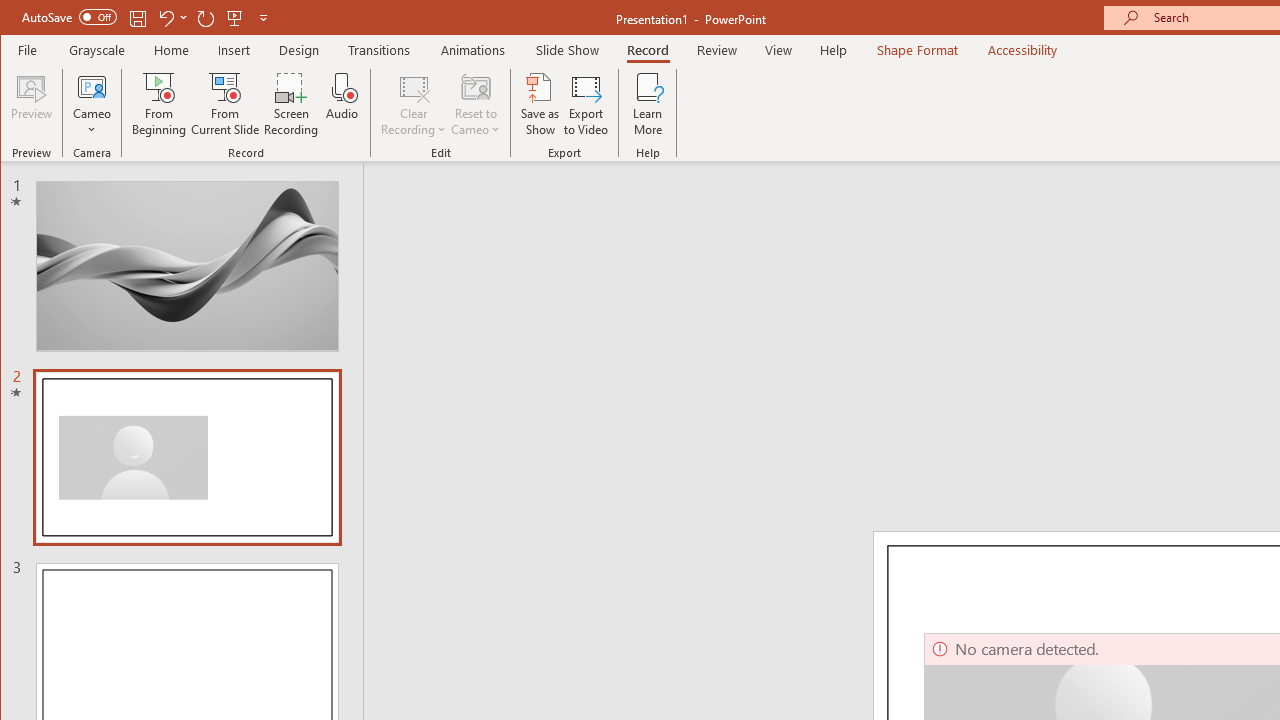 The height and width of the screenshot is (720, 1280). What do you see at coordinates (290, 104) in the screenshot?
I see `'Screen Recording'` at bounding box center [290, 104].